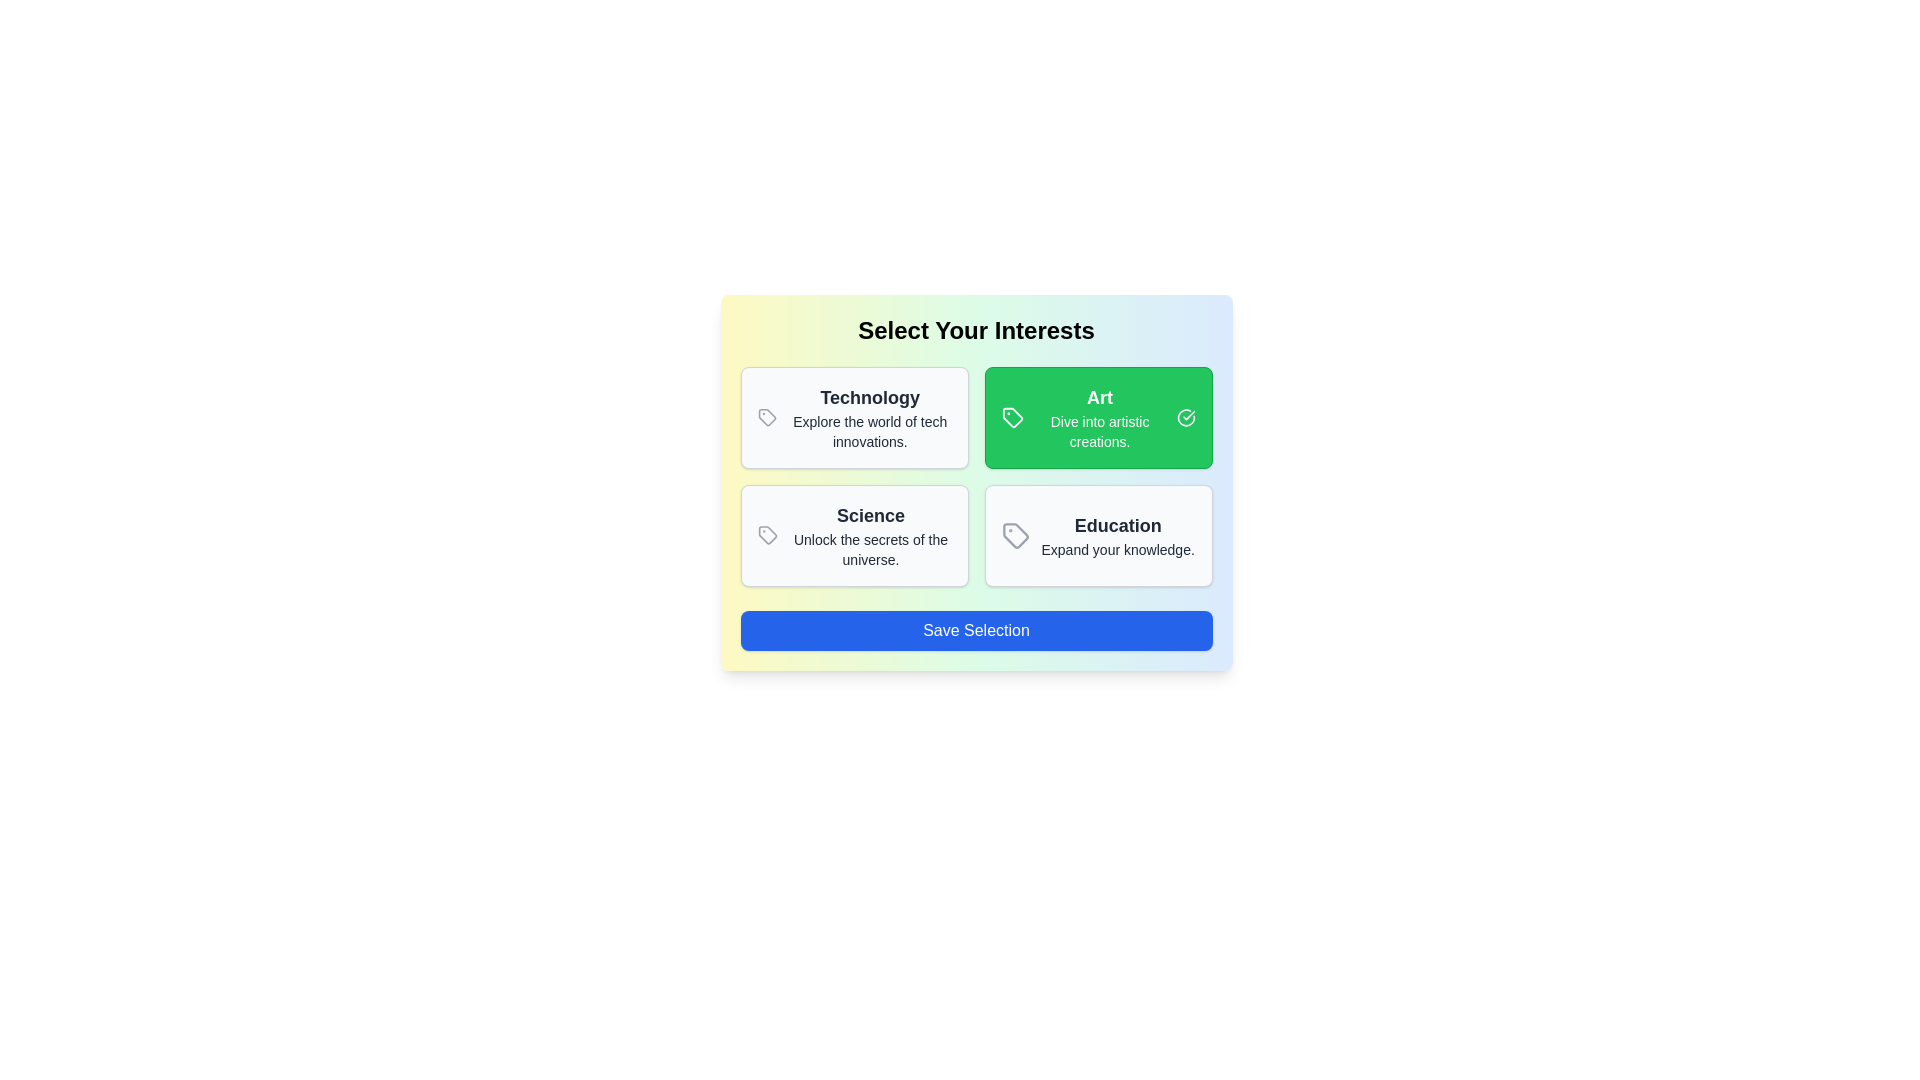 The image size is (1920, 1080). What do you see at coordinates (1097, 416) in the screenshot?
I see `the category Art` at bounding box center [1097, 416].